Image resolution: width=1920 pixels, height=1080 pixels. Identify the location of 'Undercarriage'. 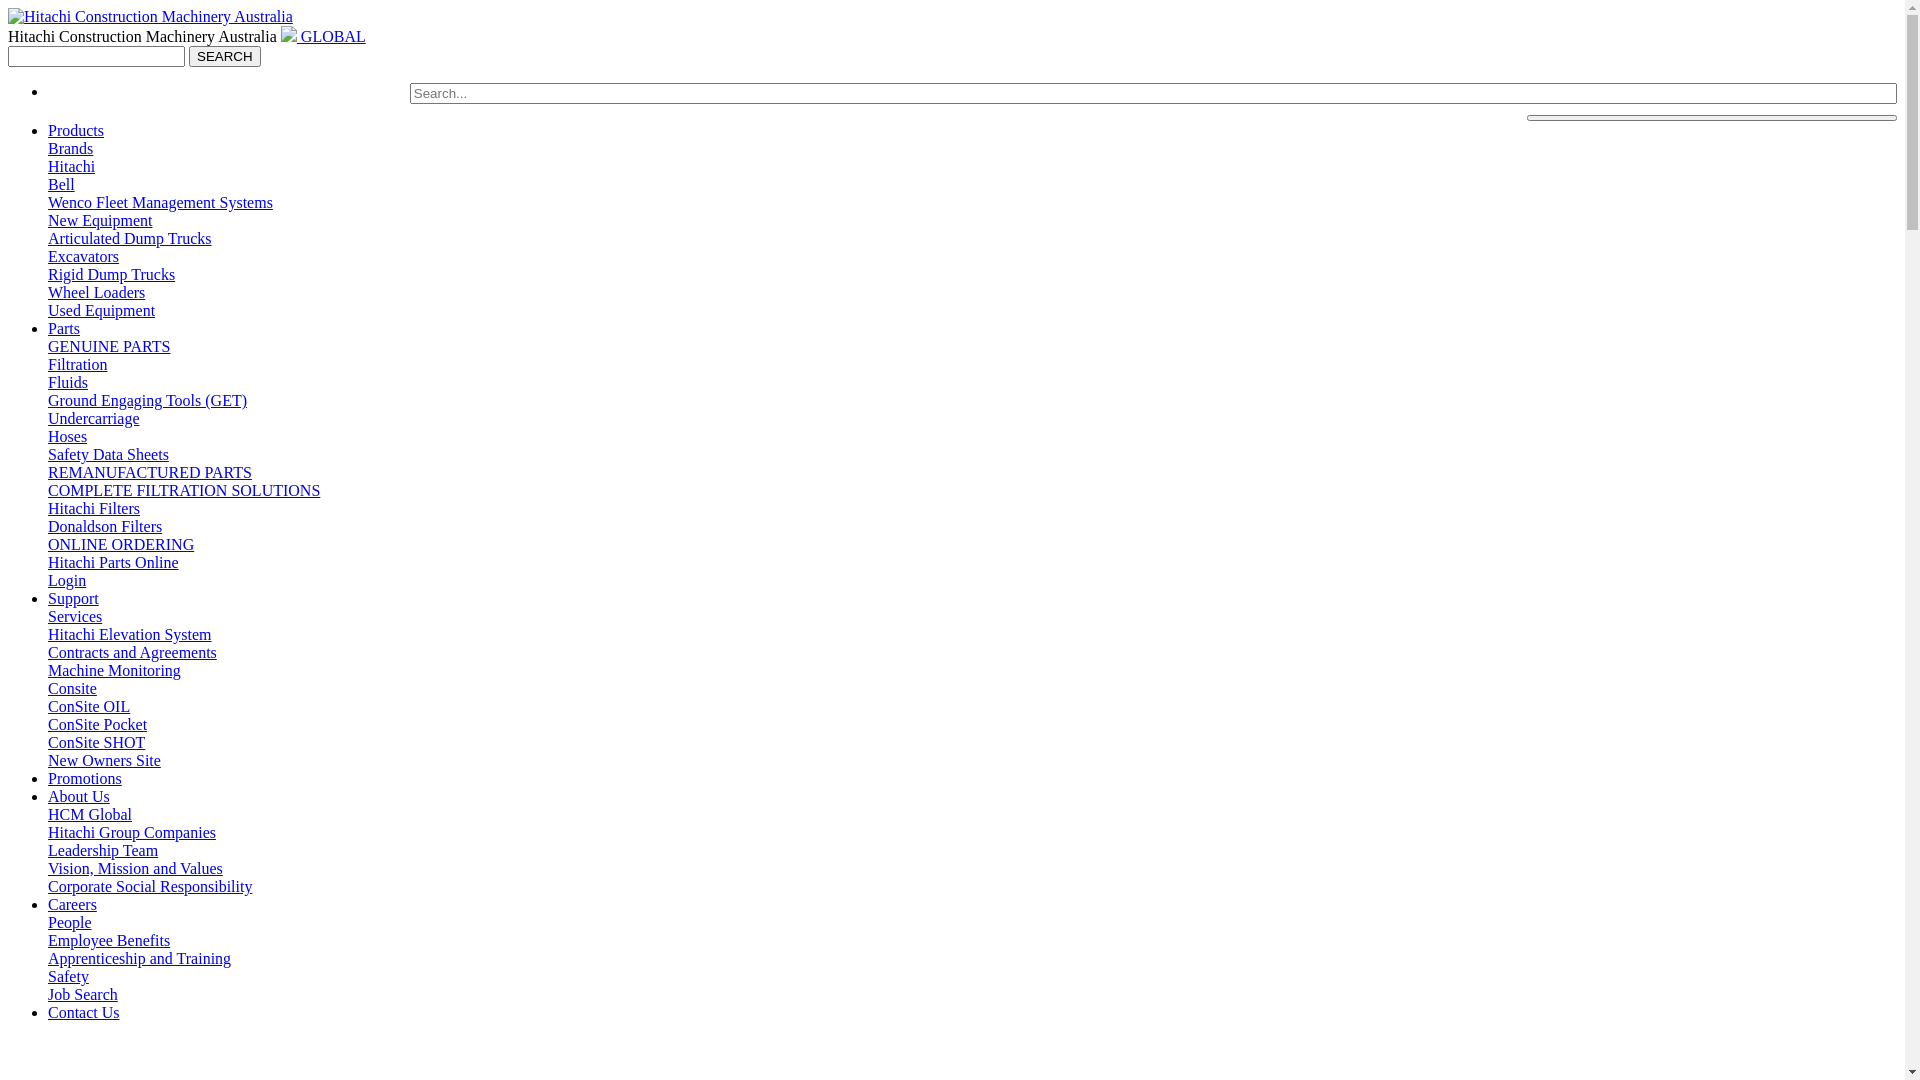
(93, 417).